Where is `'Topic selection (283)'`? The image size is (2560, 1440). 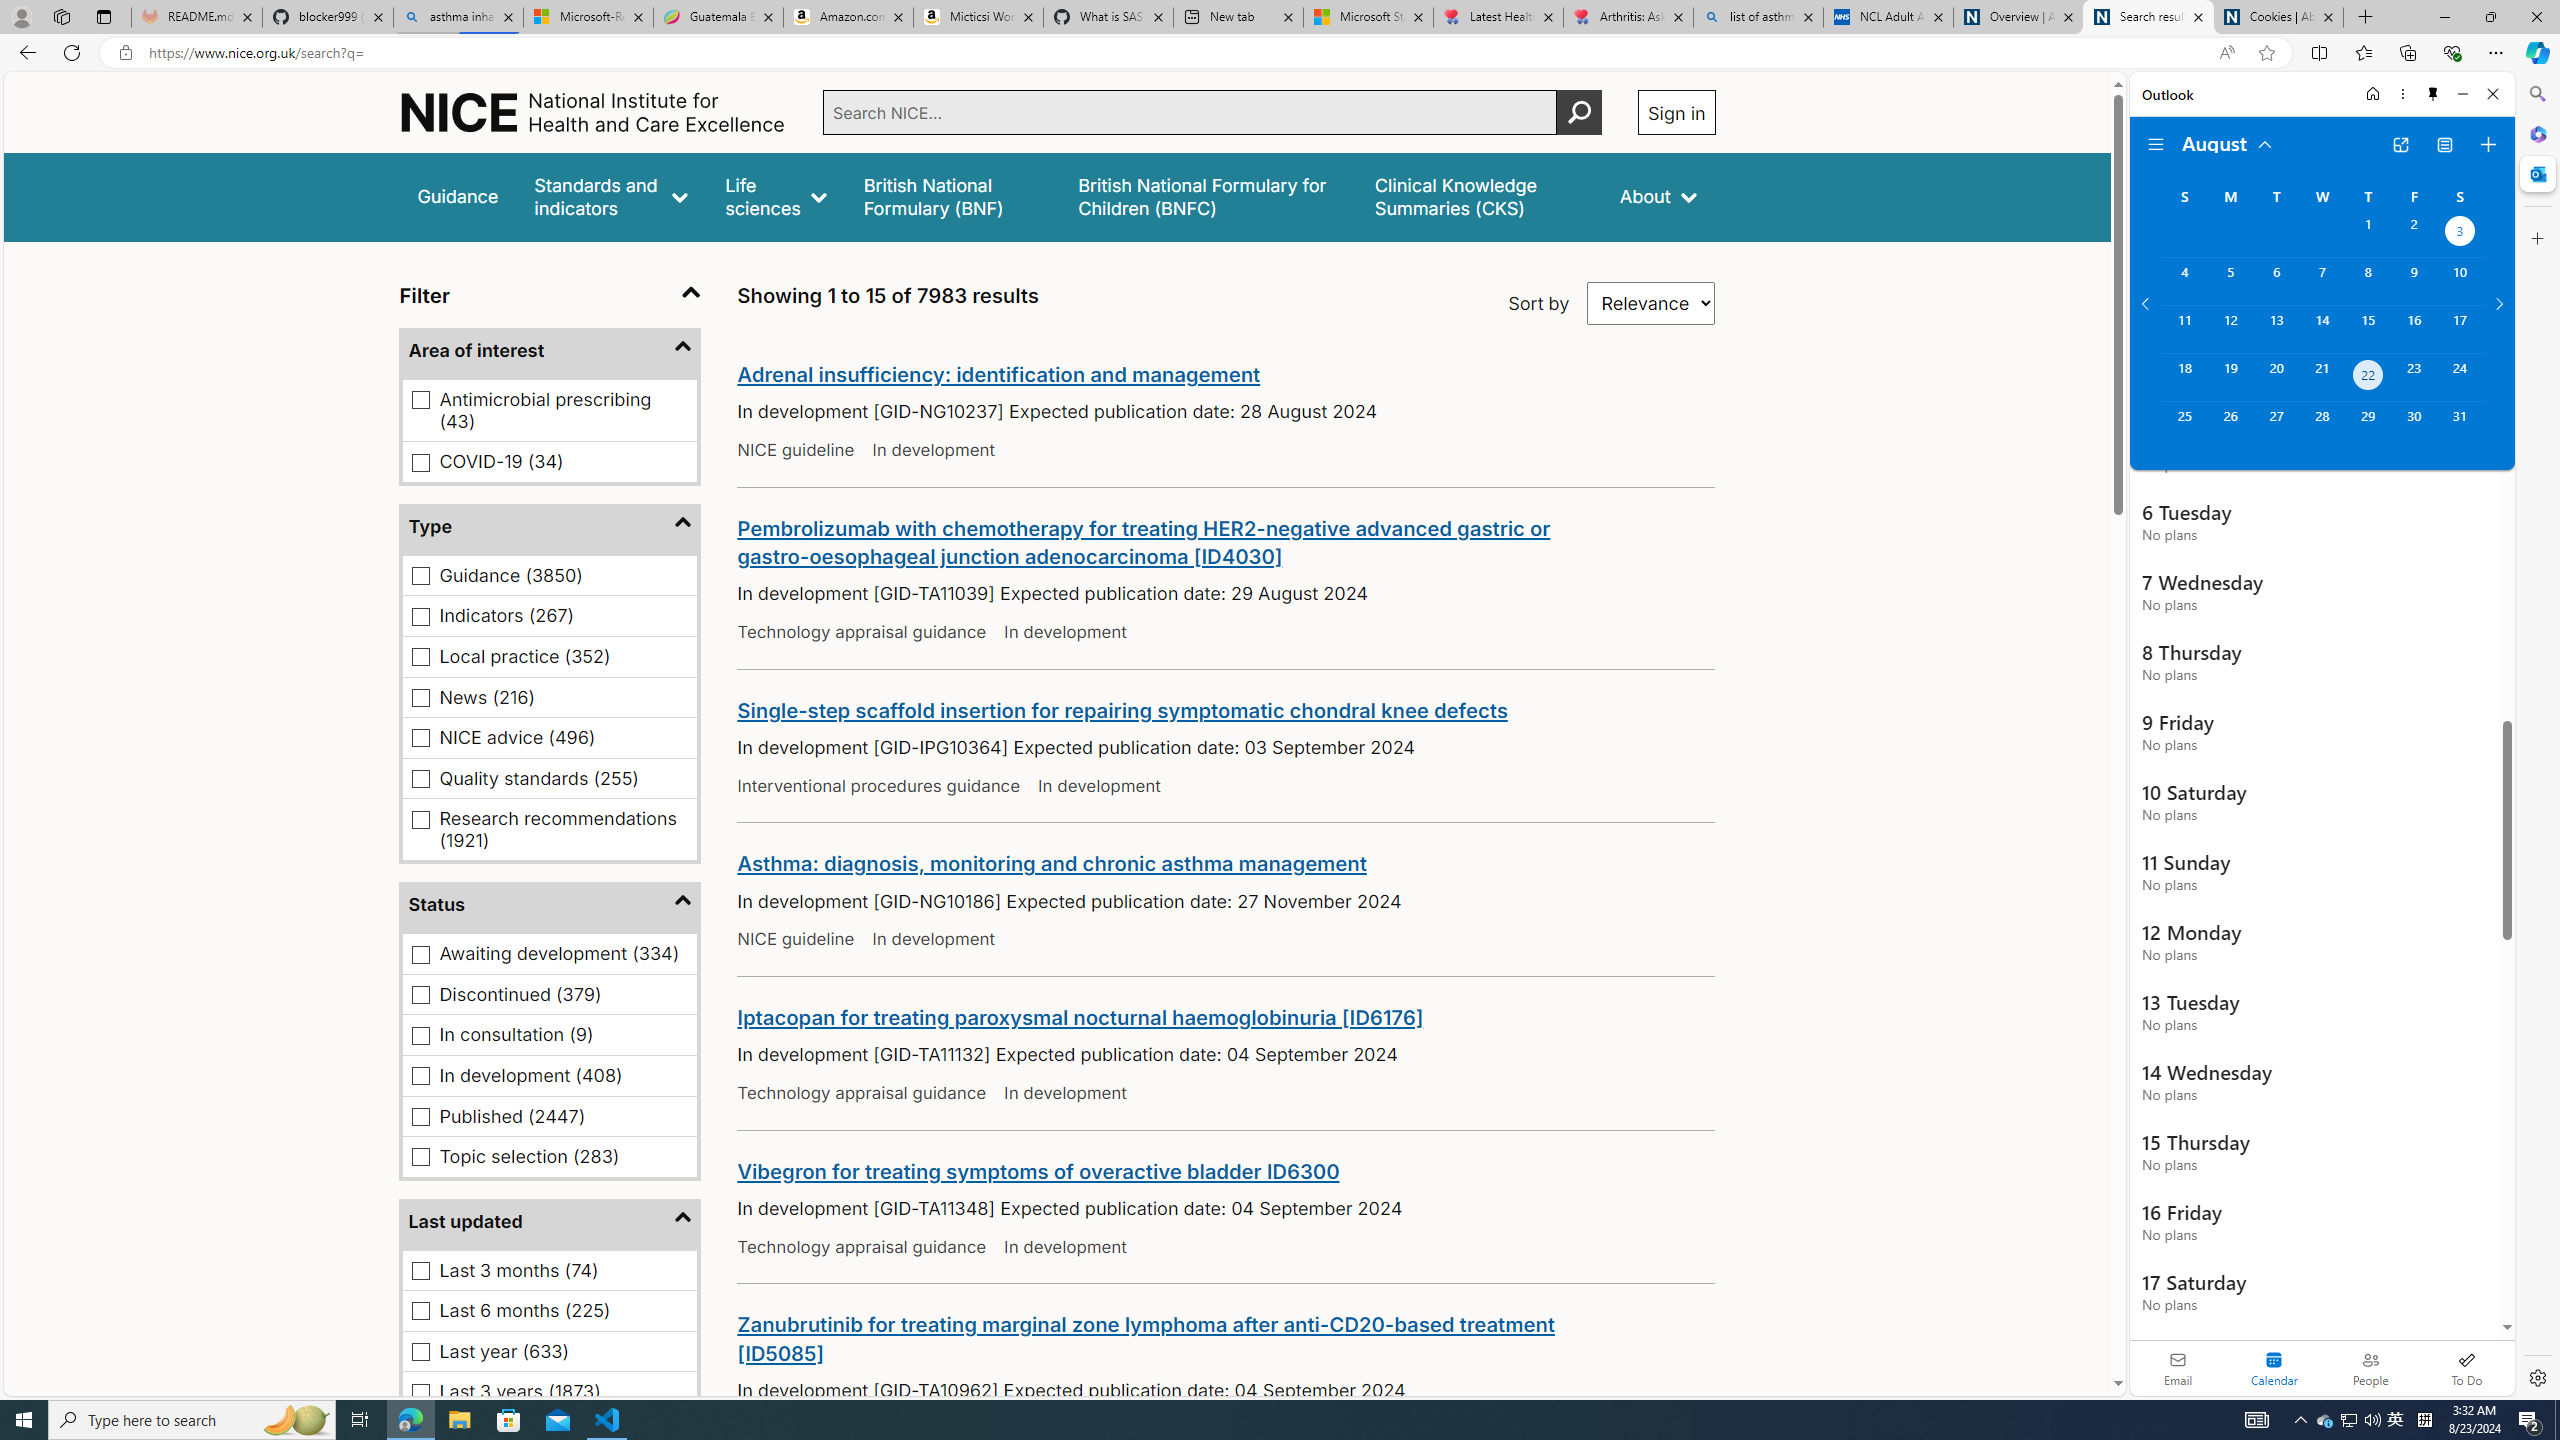
'Topic selection (283)' is located at coordinates (420, 1156).